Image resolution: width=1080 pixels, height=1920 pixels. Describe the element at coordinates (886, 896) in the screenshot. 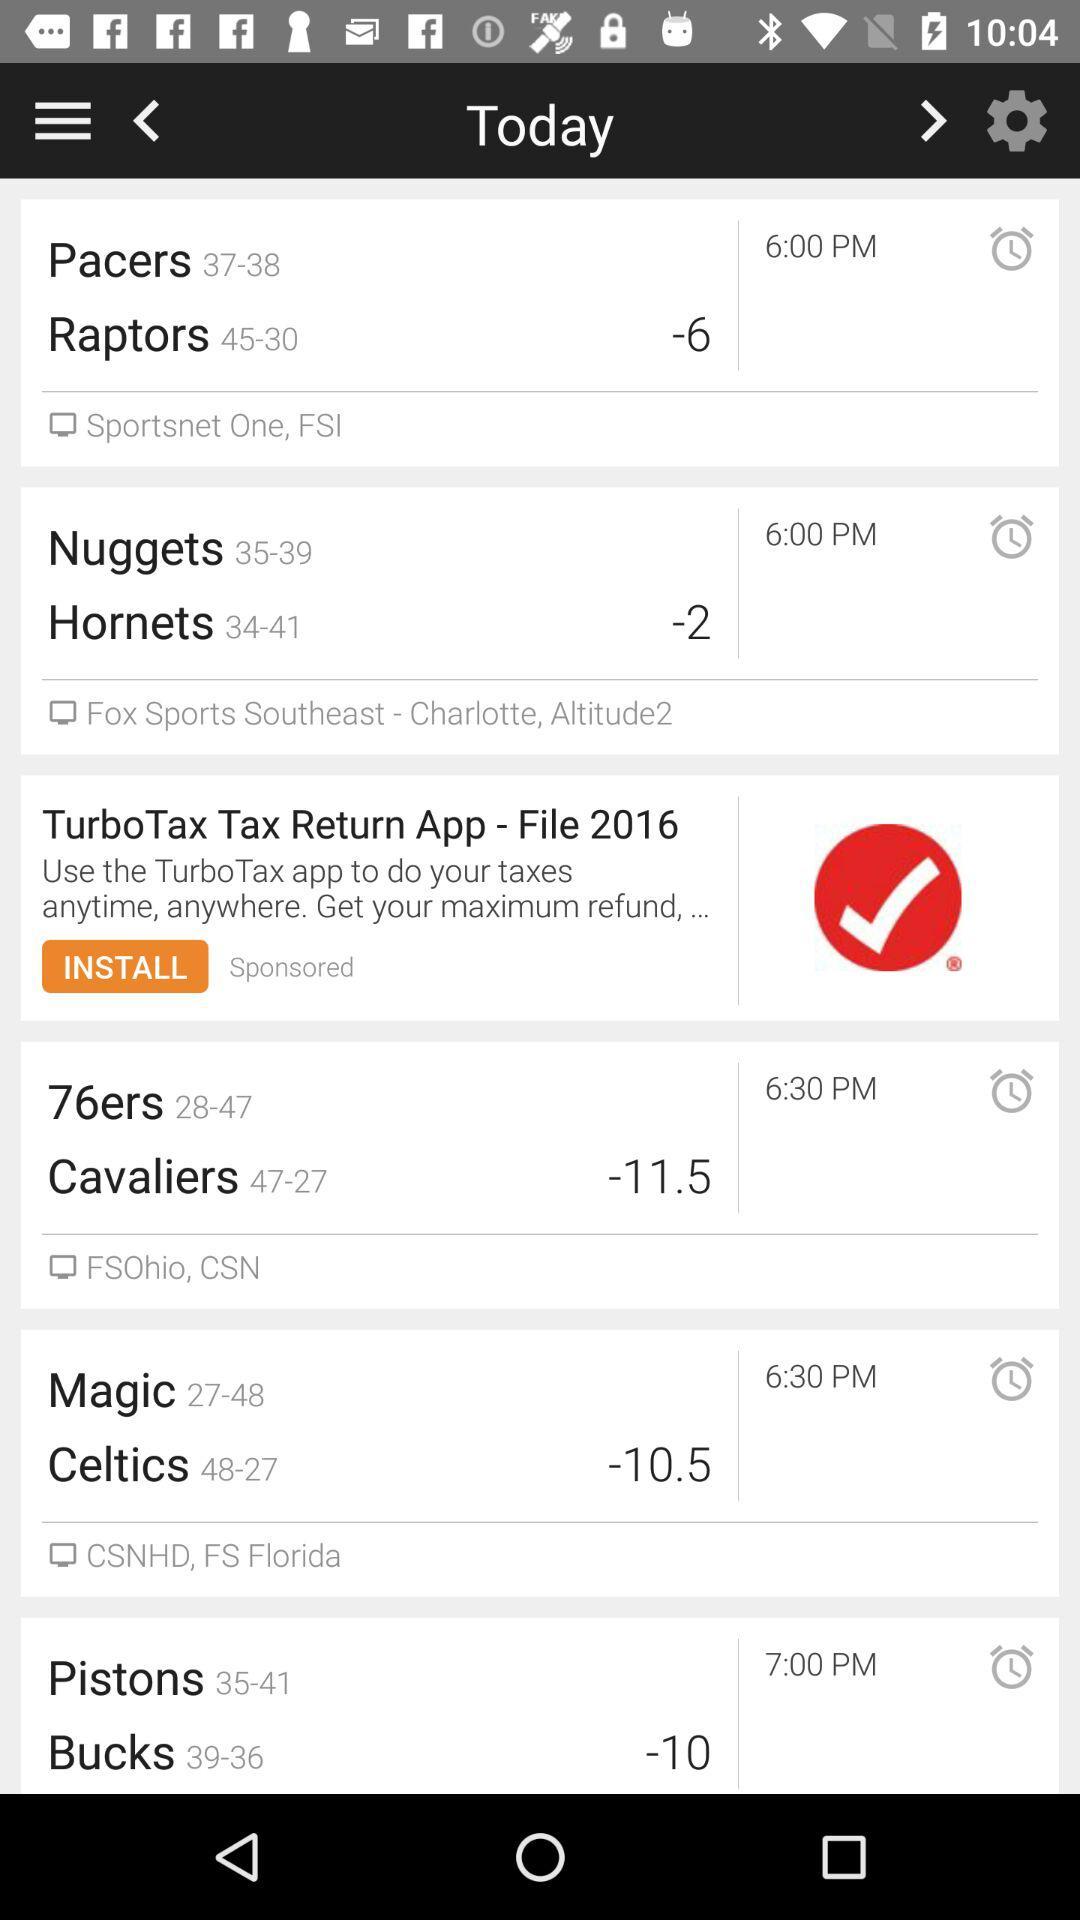

I see `the icon above the 6:30 pm item` at that location.